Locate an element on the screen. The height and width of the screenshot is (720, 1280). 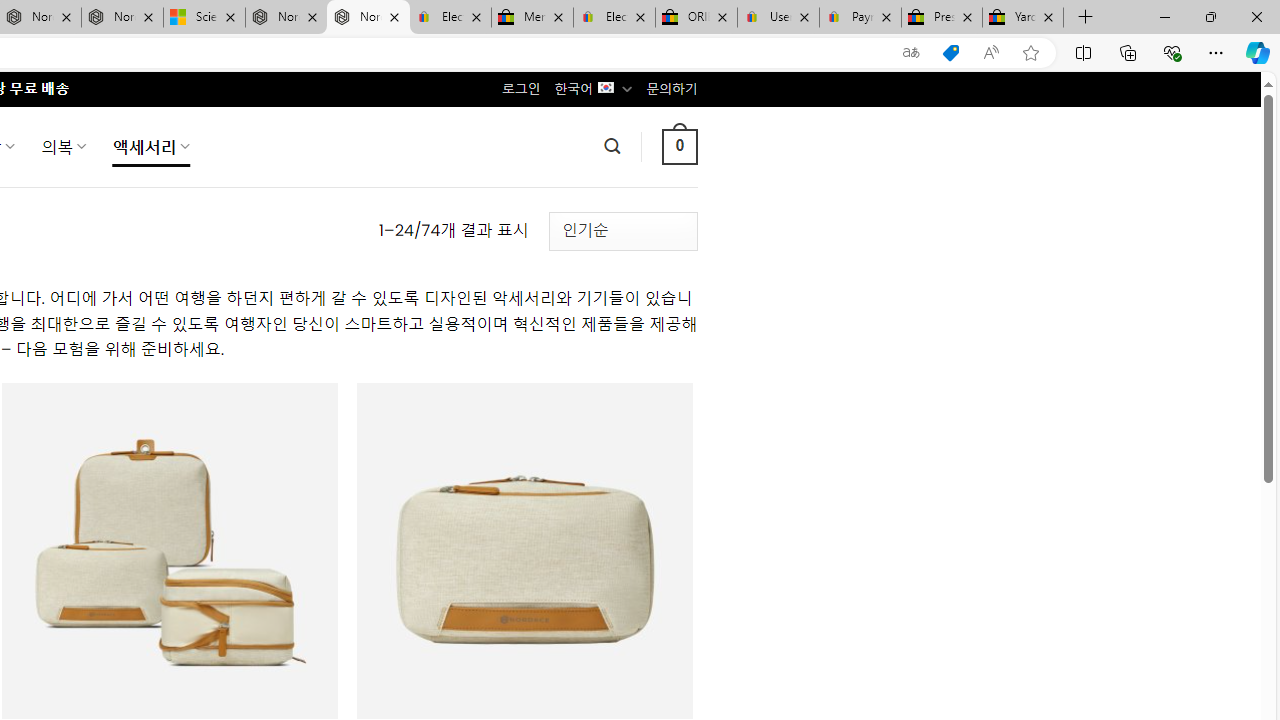
'Payments Terms of Use | eBay.com' is located at coordinates (860, 17).